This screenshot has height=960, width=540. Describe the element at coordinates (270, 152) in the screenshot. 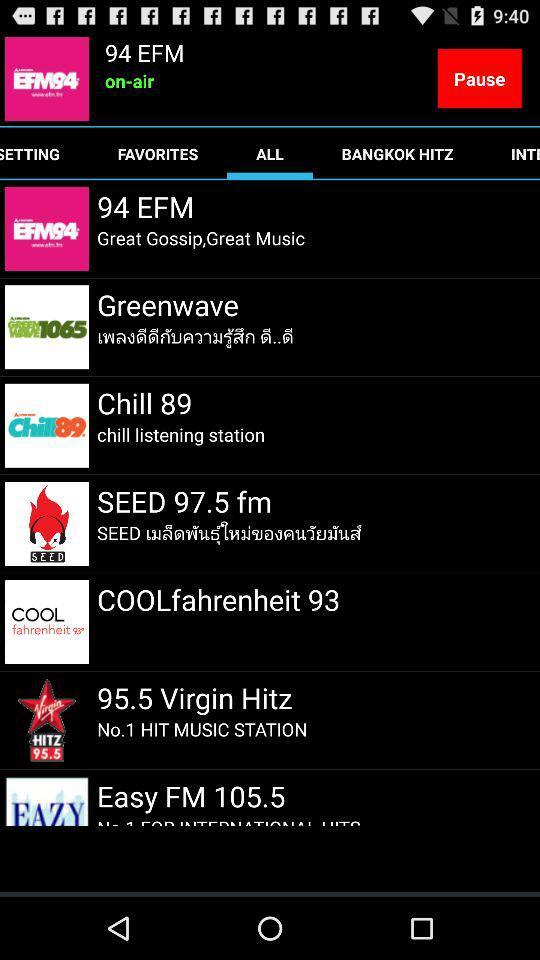

I see `all item` at that location.